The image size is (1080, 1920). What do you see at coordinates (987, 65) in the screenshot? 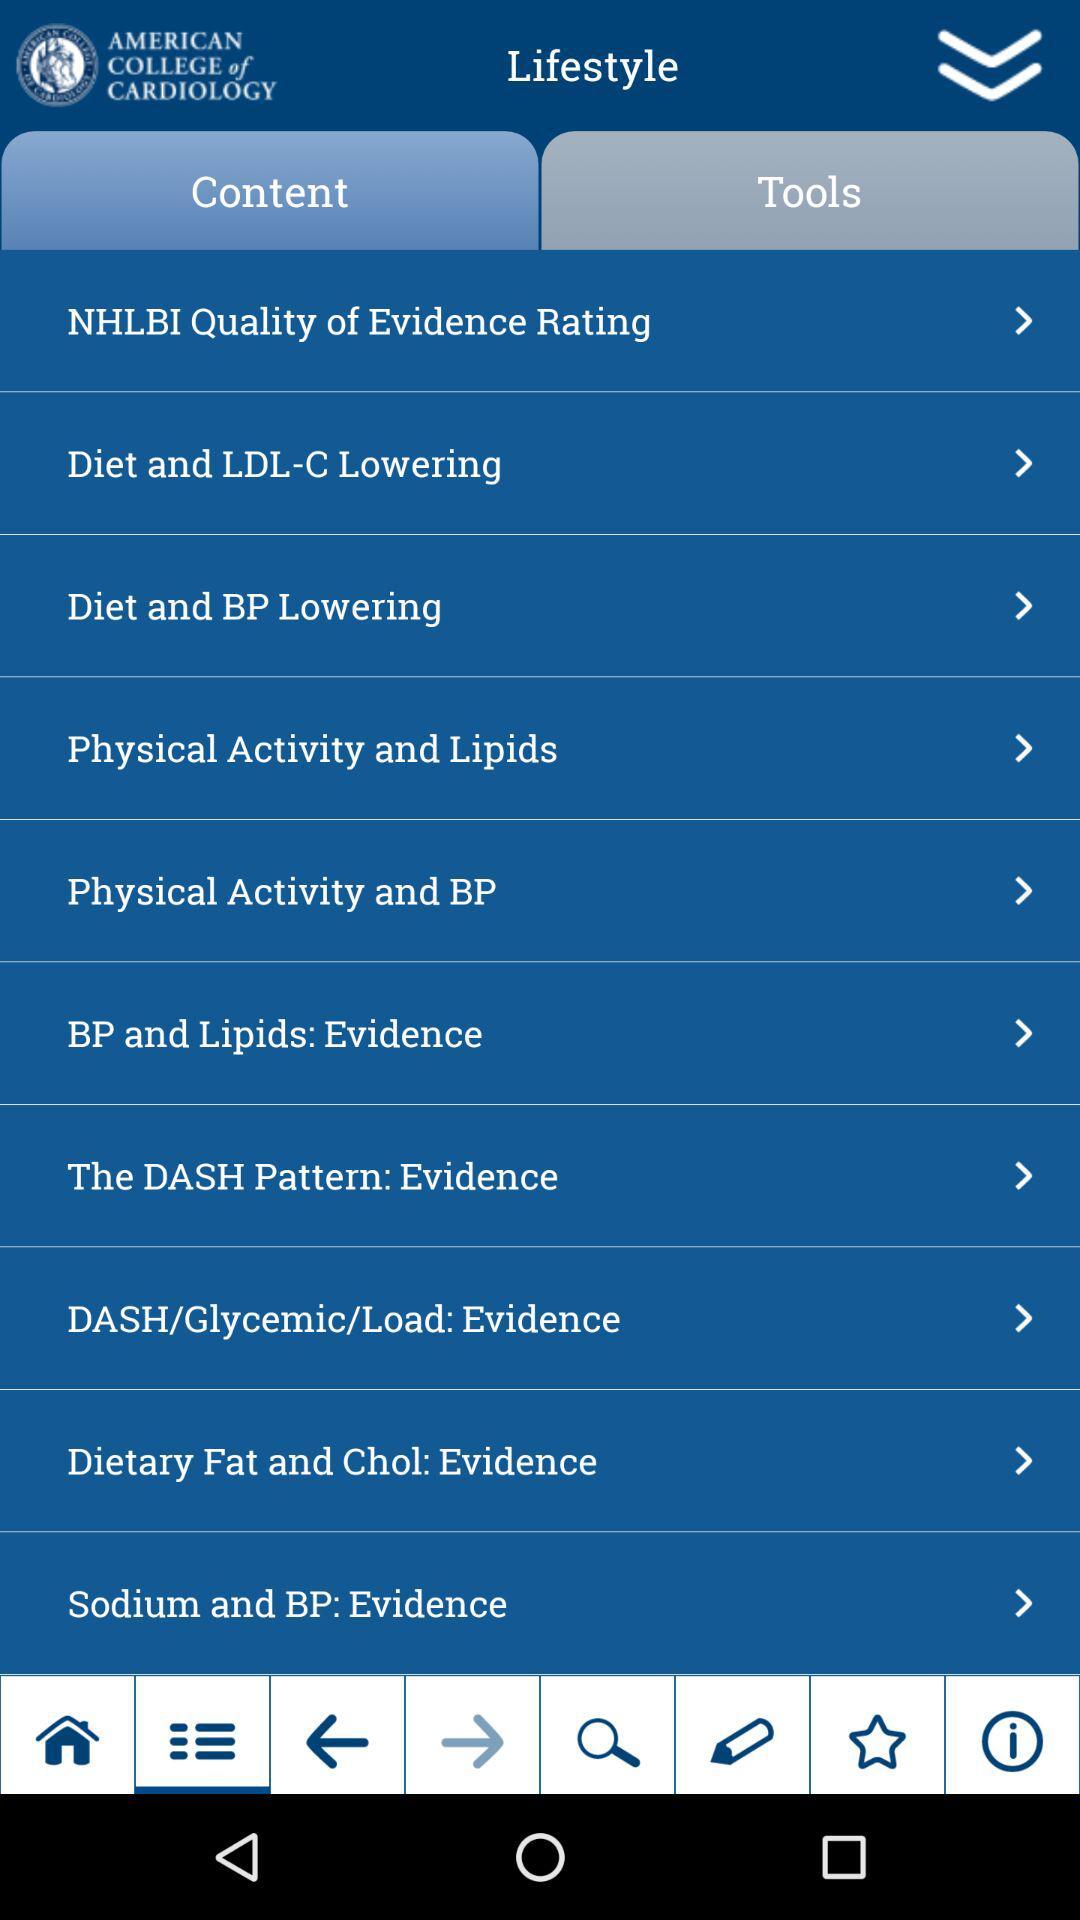
I see `app to the right of the lifestyle item` at bounding box center [987, 65].